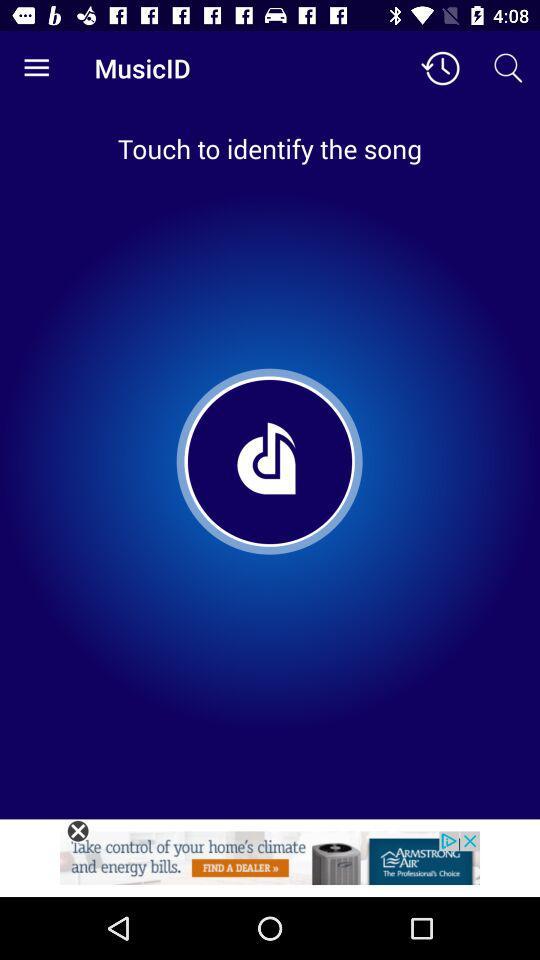 Image resolution: width=540 pixels, height=960 pixels. What do you see at coordinates (270, 863) in the screenshot?
I see `web add` at bounding box center [270, 863].